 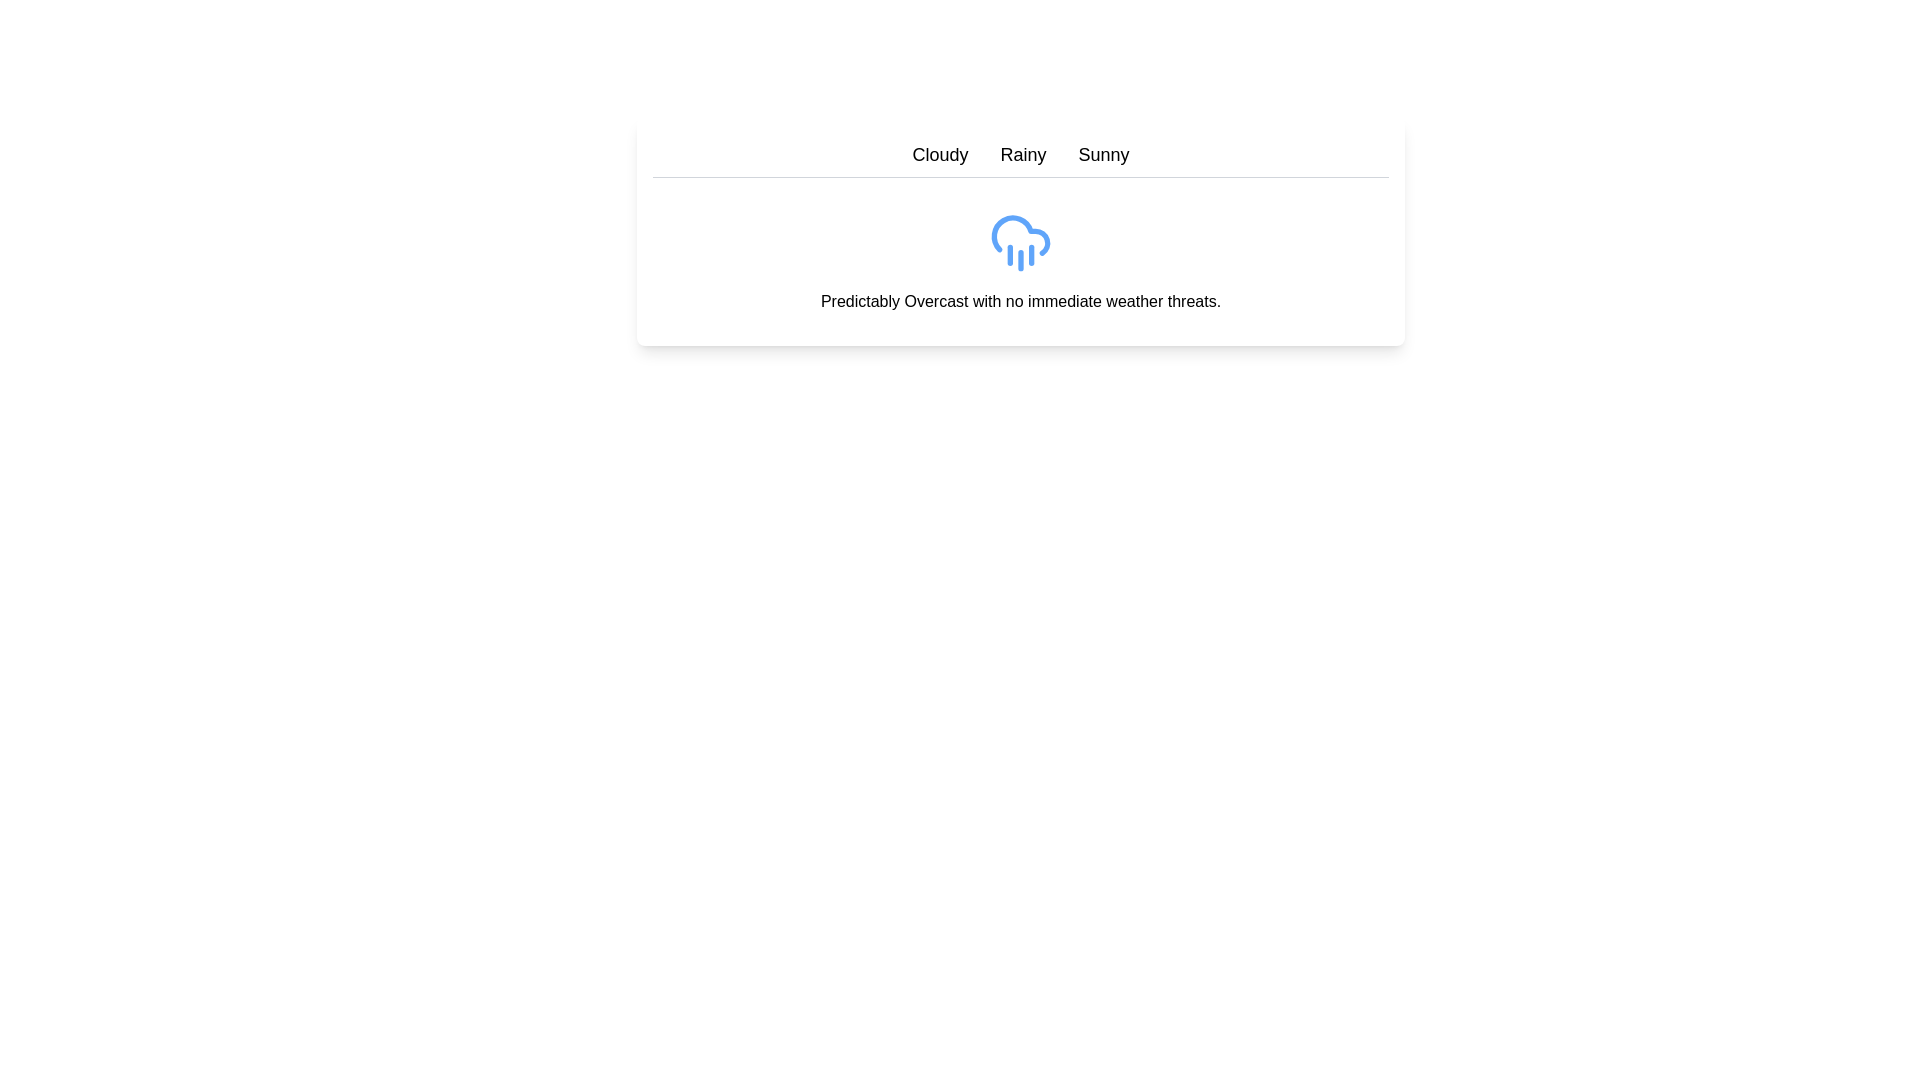 What do you see at coordinates (1021, 230) in the screenshot?
I see `the Information Display element which features a blue cloud icon and the text 'Predictably Overcast with no immediate weather threats.'` at bounding box center [1021, 230].